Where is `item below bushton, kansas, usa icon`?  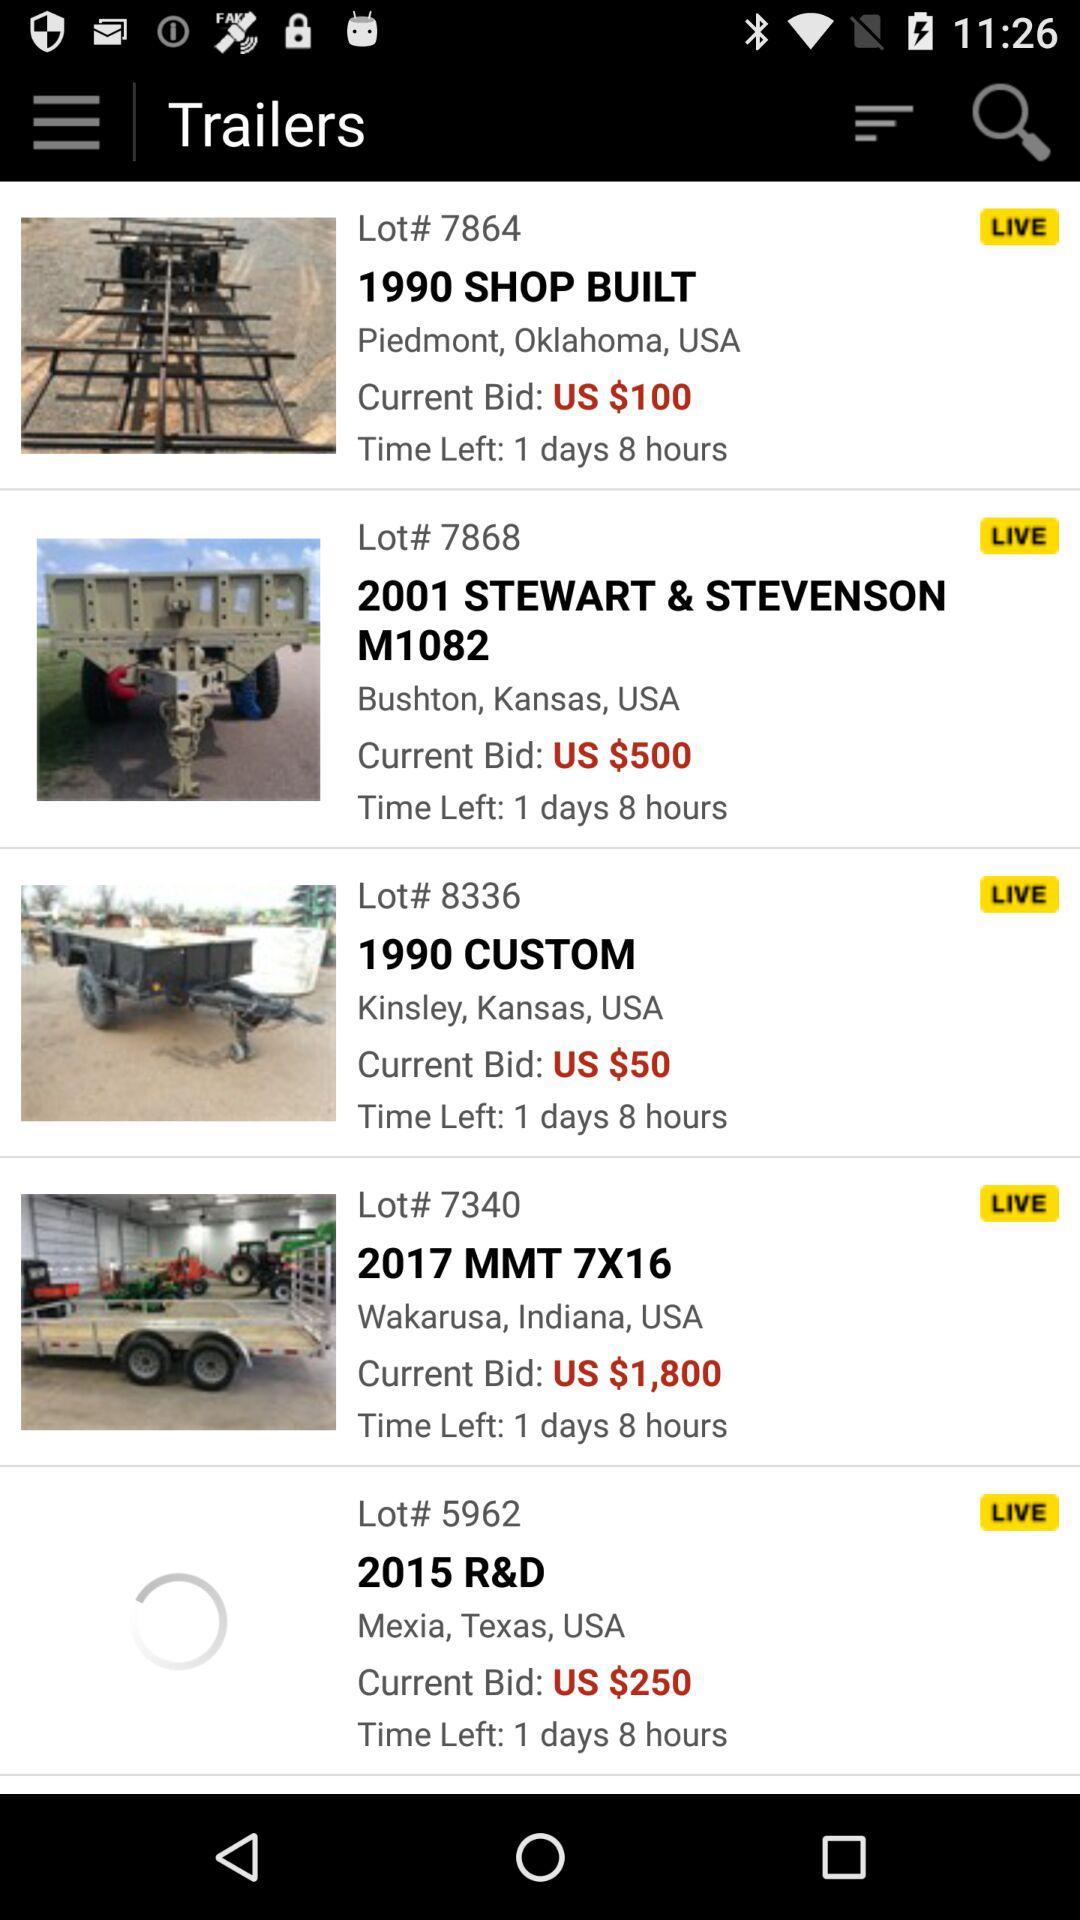
item below bushton, kansas, usa icon is located at coordinates (621, 753).